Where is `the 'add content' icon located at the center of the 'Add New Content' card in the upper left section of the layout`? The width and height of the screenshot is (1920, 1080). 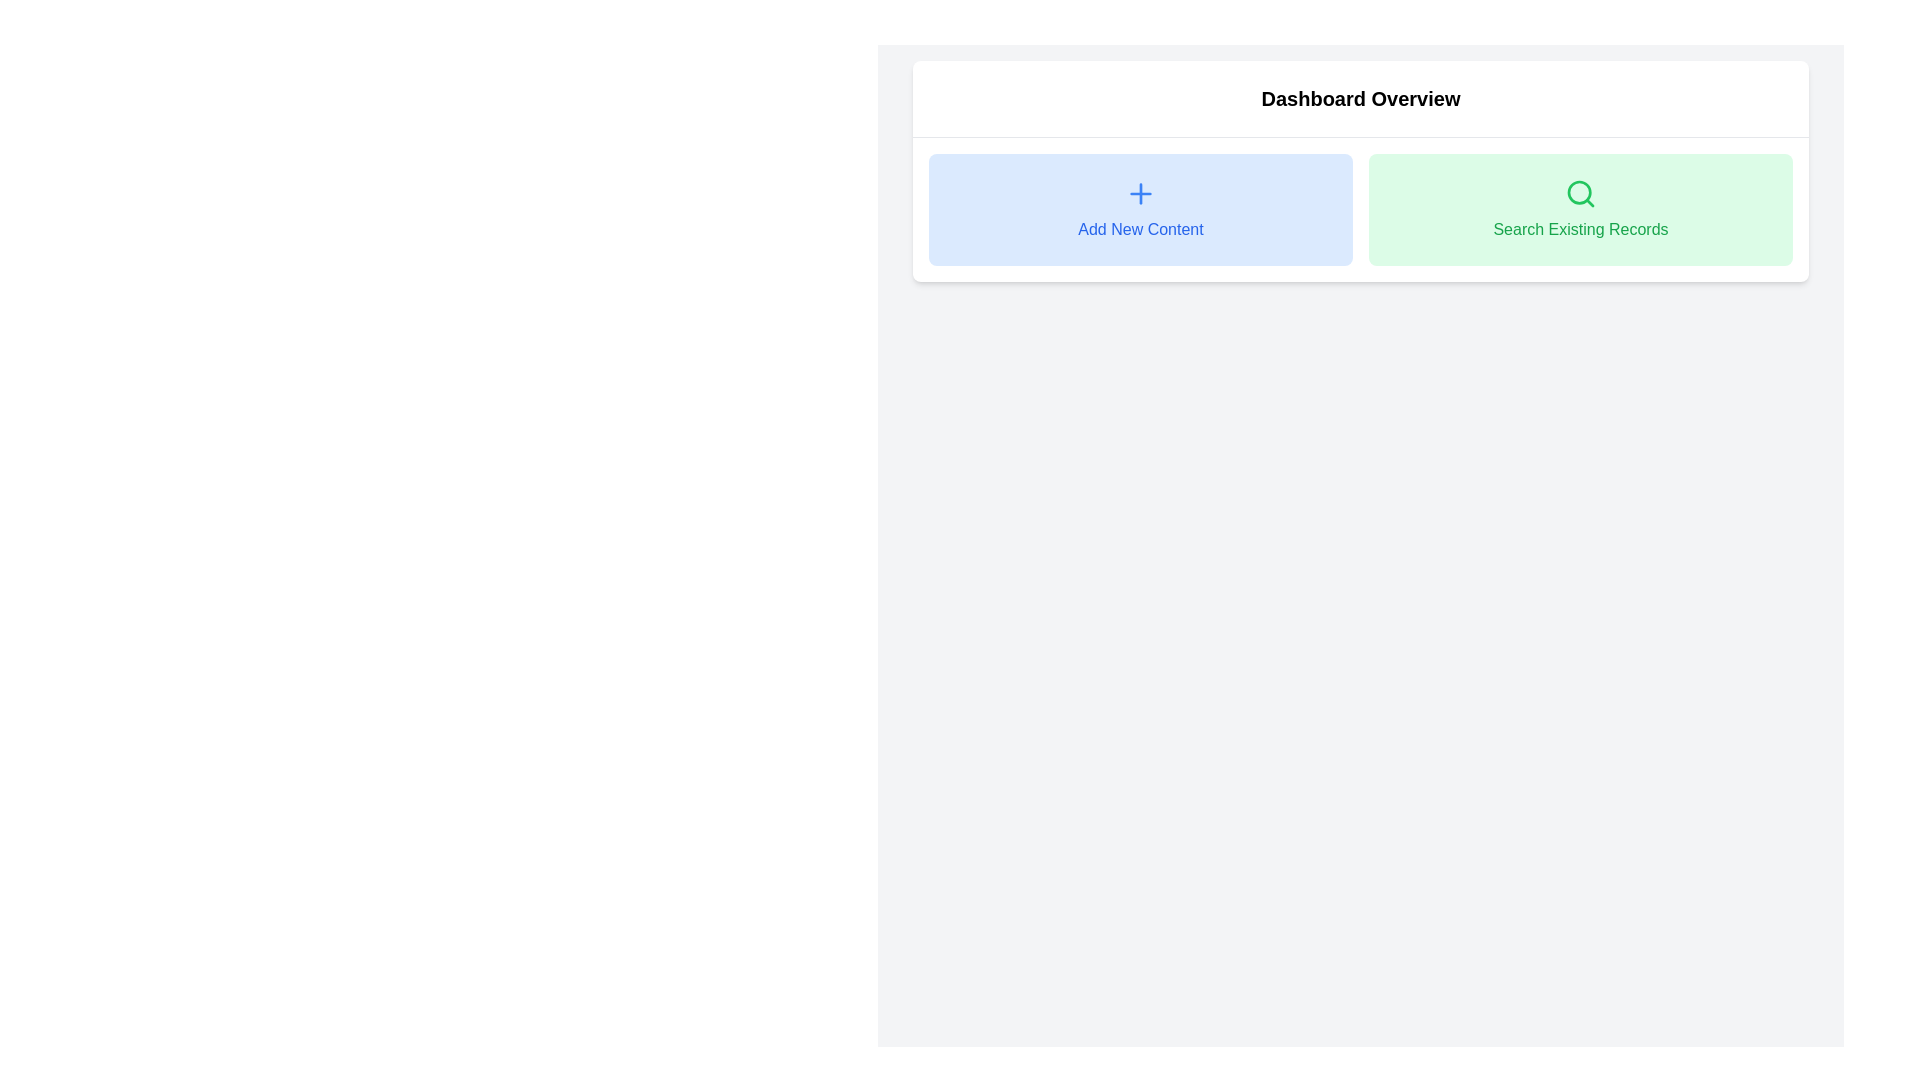
the 'add content' icon located at the center of the 'Add New Content' card in the upper left section of the layout is located at coordinates (1141, 193).